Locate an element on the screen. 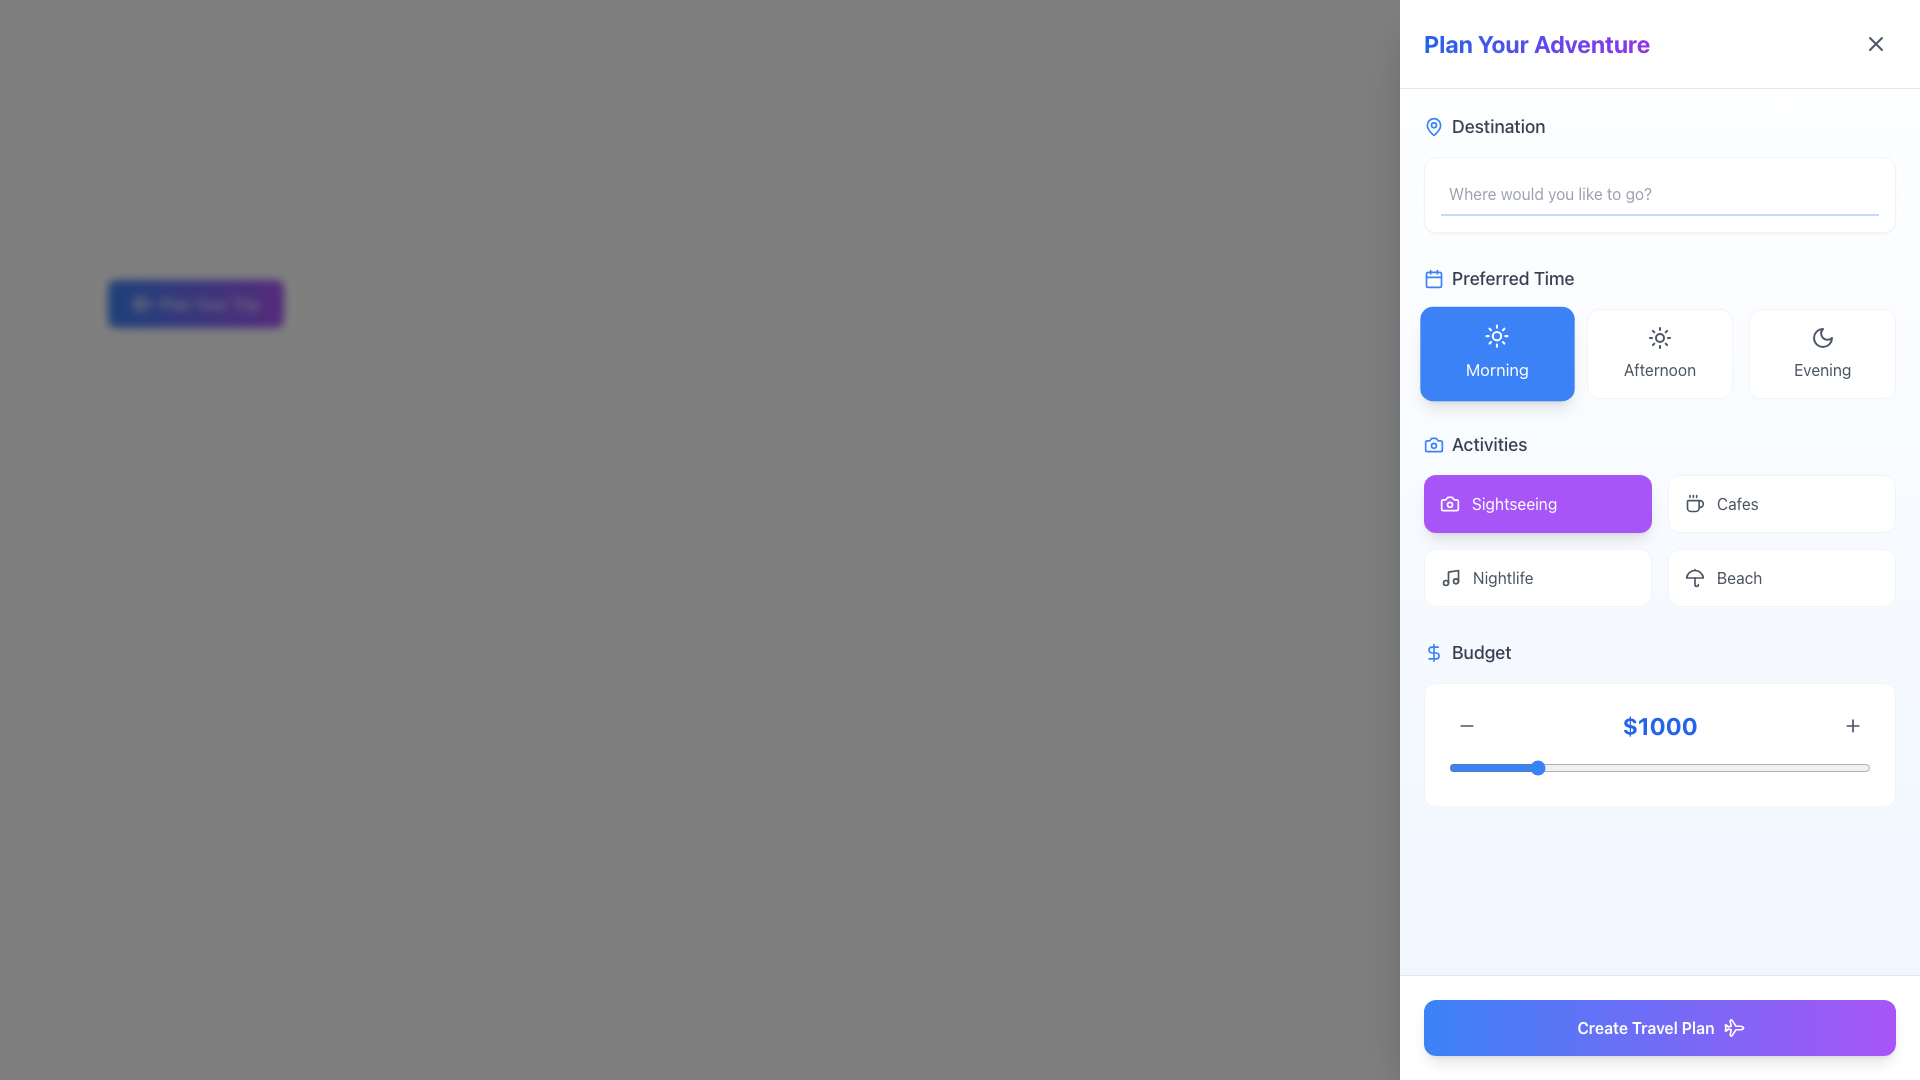 The image size is (1920, 1080). the decrement button located to the left of the '$1000' text to decrease the associated budget value is located at coordinates (1467, 725).